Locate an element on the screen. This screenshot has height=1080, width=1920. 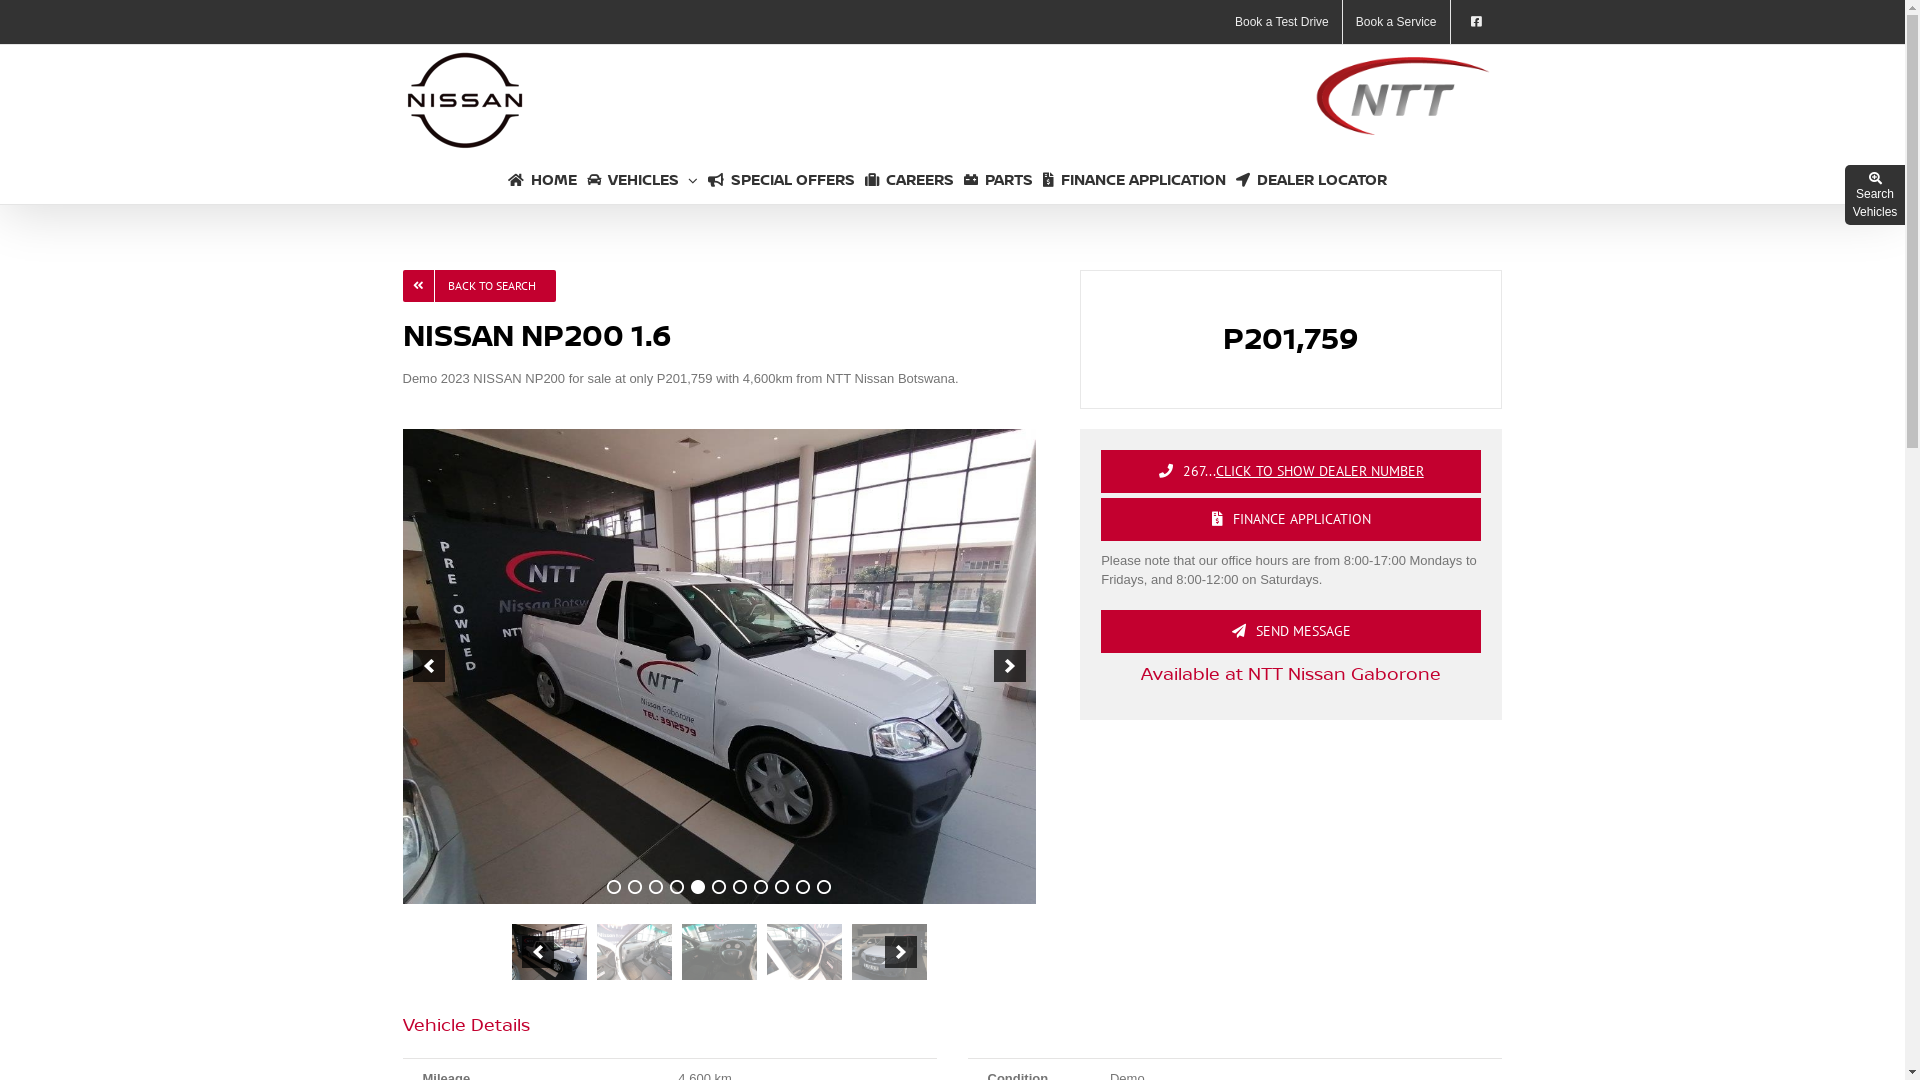
'PARTS' is located at coordinates (998, 177).